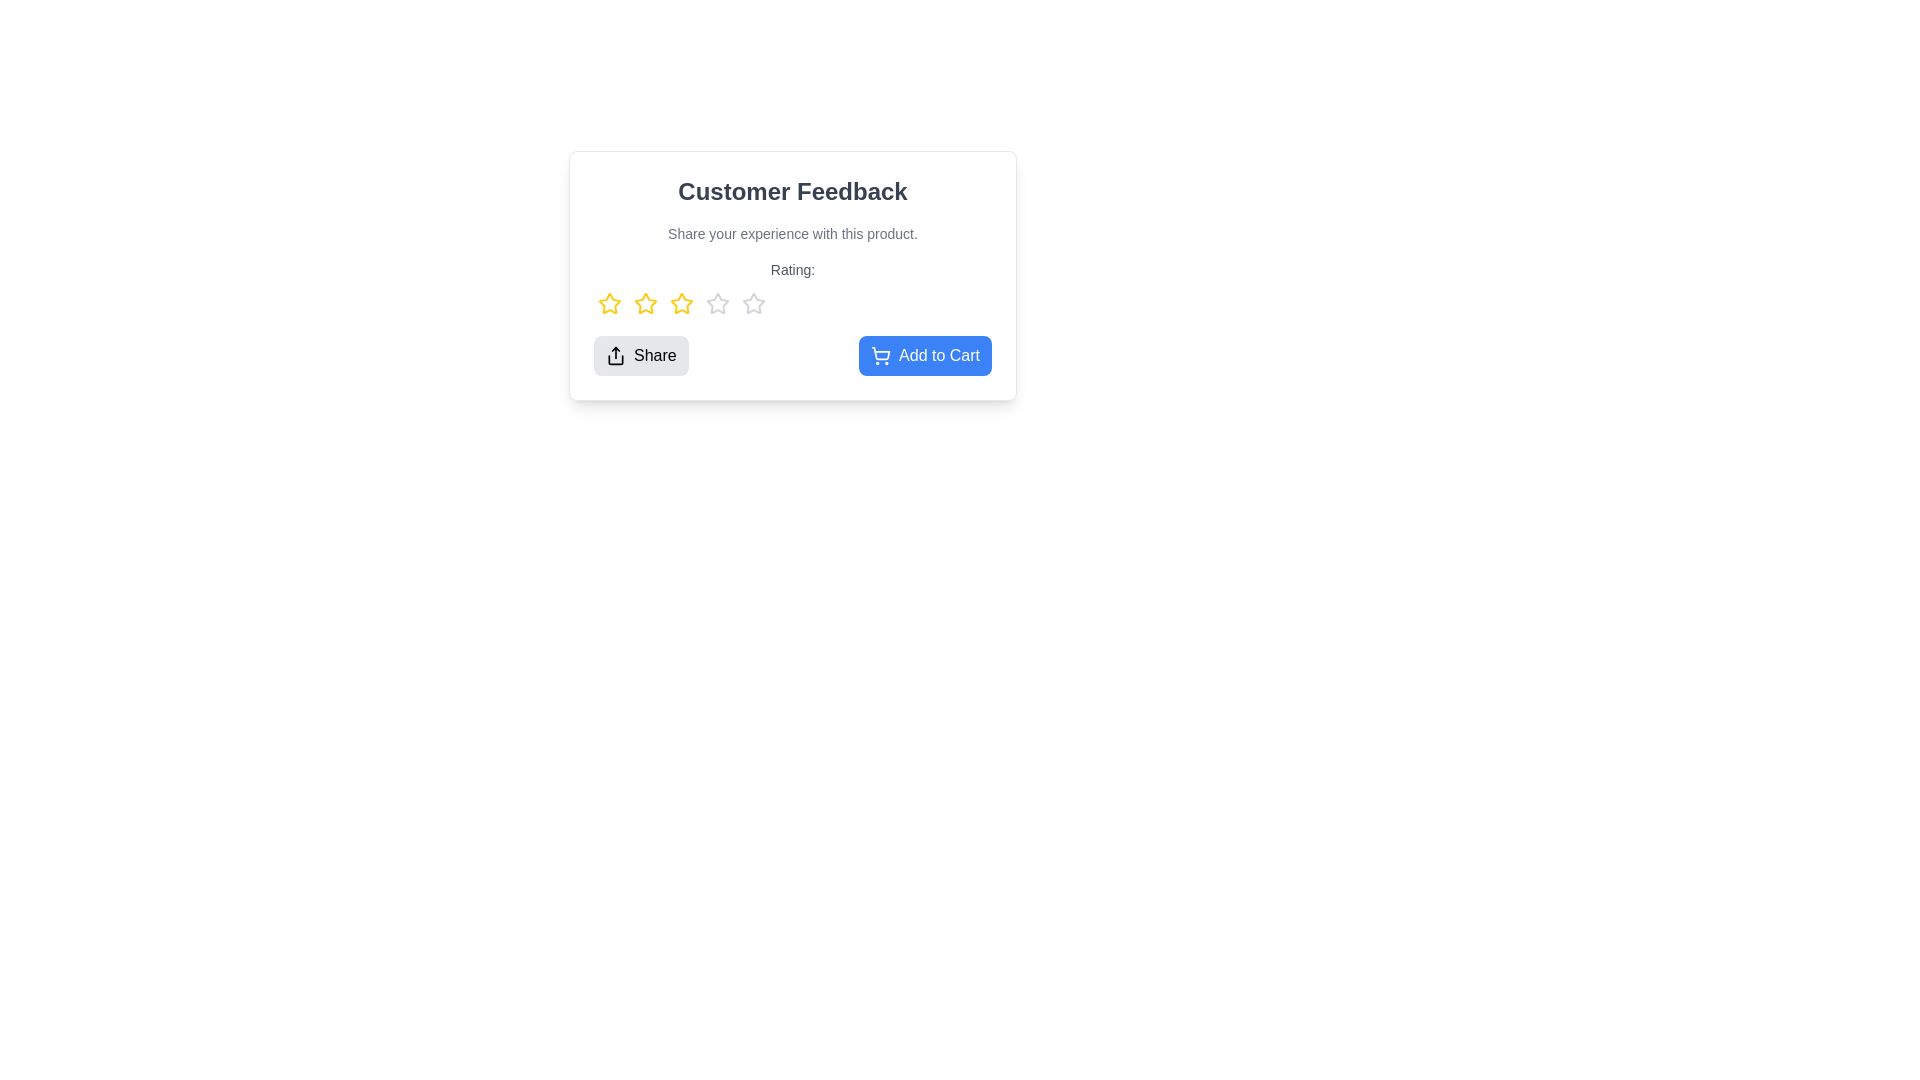 The width and height of the screenshot is (1920, 1080). I want to click on the star corresponding to the desired rating value 2, so click(646, 304).